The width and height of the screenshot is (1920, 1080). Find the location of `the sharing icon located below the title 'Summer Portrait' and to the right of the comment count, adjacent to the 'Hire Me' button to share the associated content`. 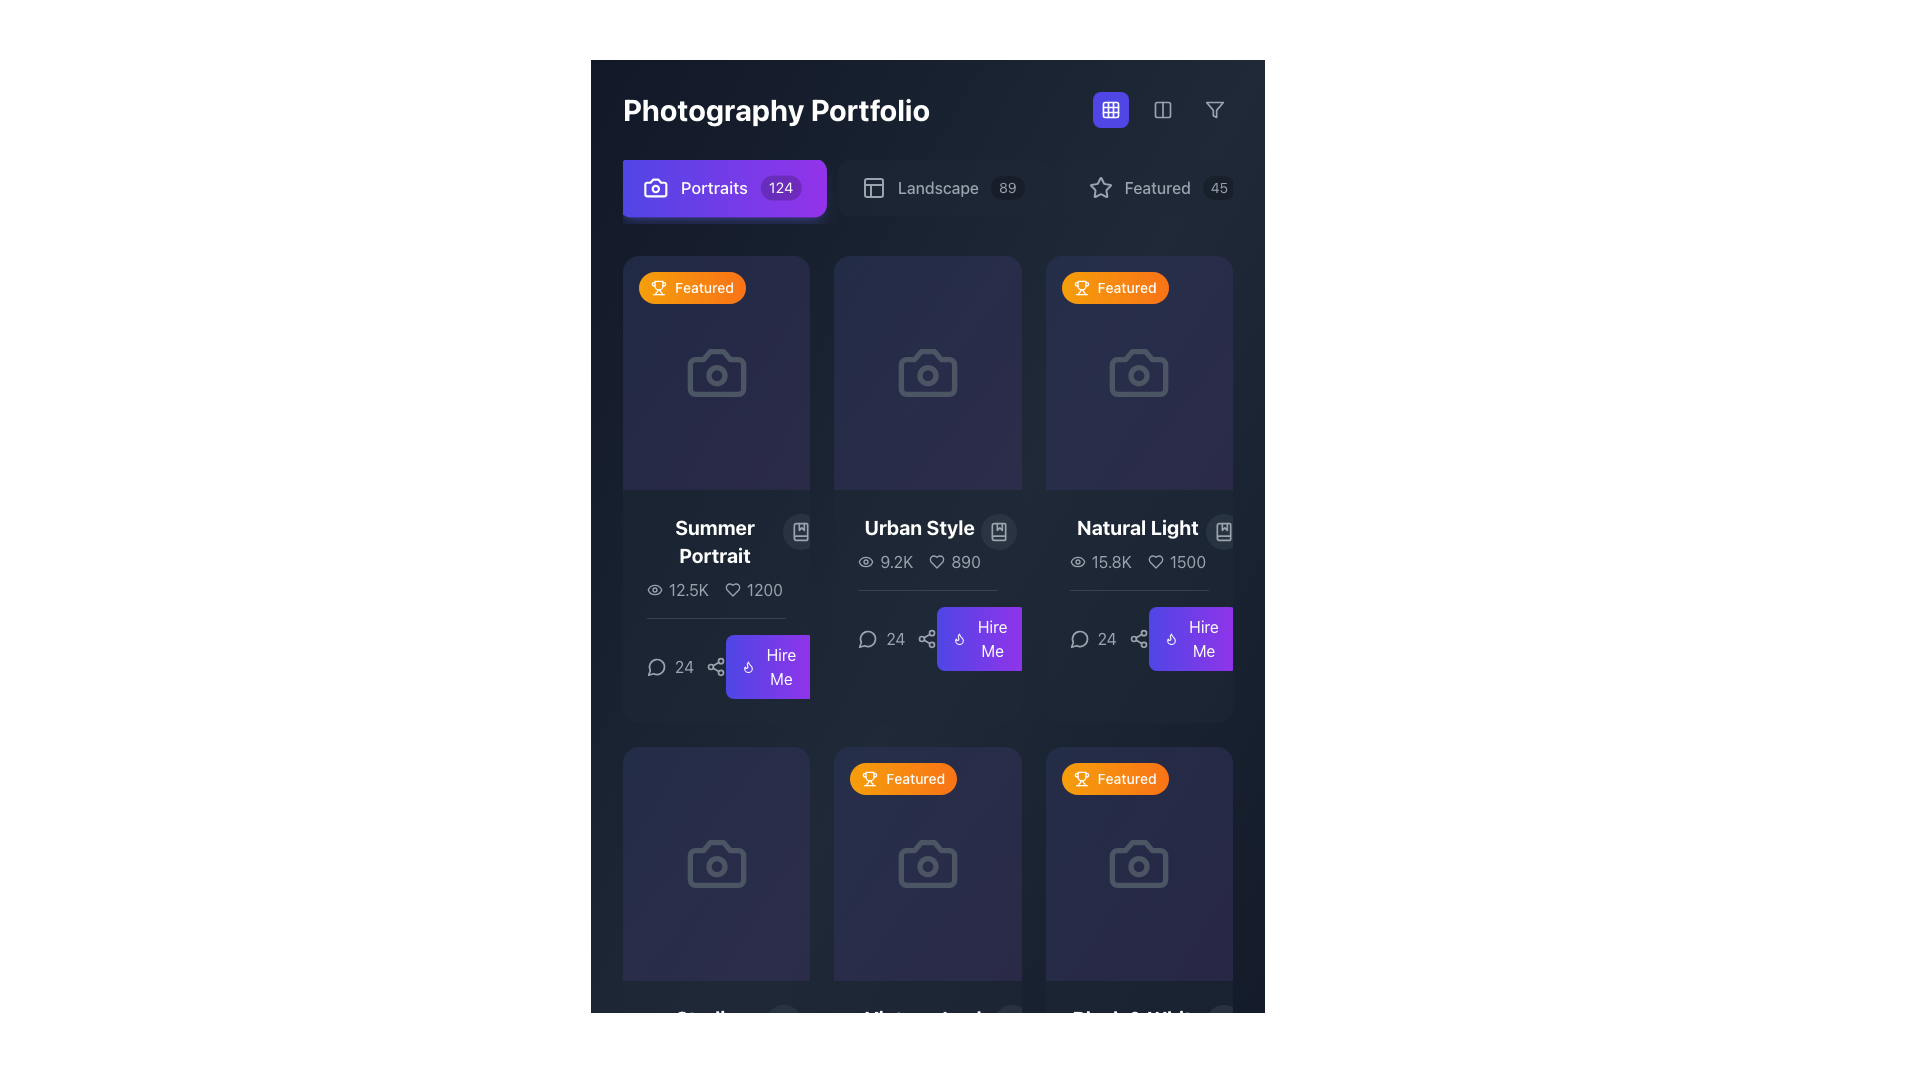

the sharing icon located below the title 'Summer Portrait' and to the right of the comment count, adjacent to the 'Hire Me' button to share the associated content is located at coordinates (716, 658).